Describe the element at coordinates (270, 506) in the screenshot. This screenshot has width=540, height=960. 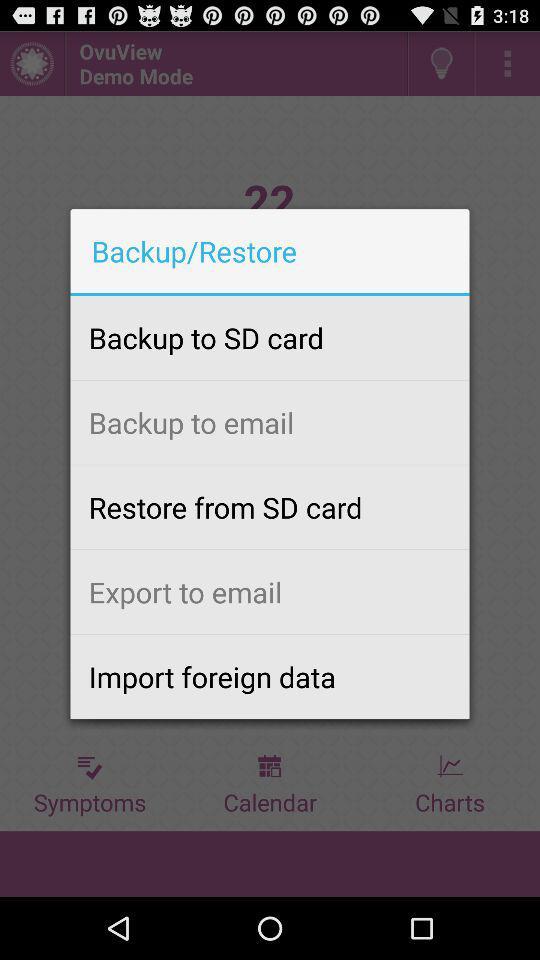
I see `the item above export to email app` at that location.